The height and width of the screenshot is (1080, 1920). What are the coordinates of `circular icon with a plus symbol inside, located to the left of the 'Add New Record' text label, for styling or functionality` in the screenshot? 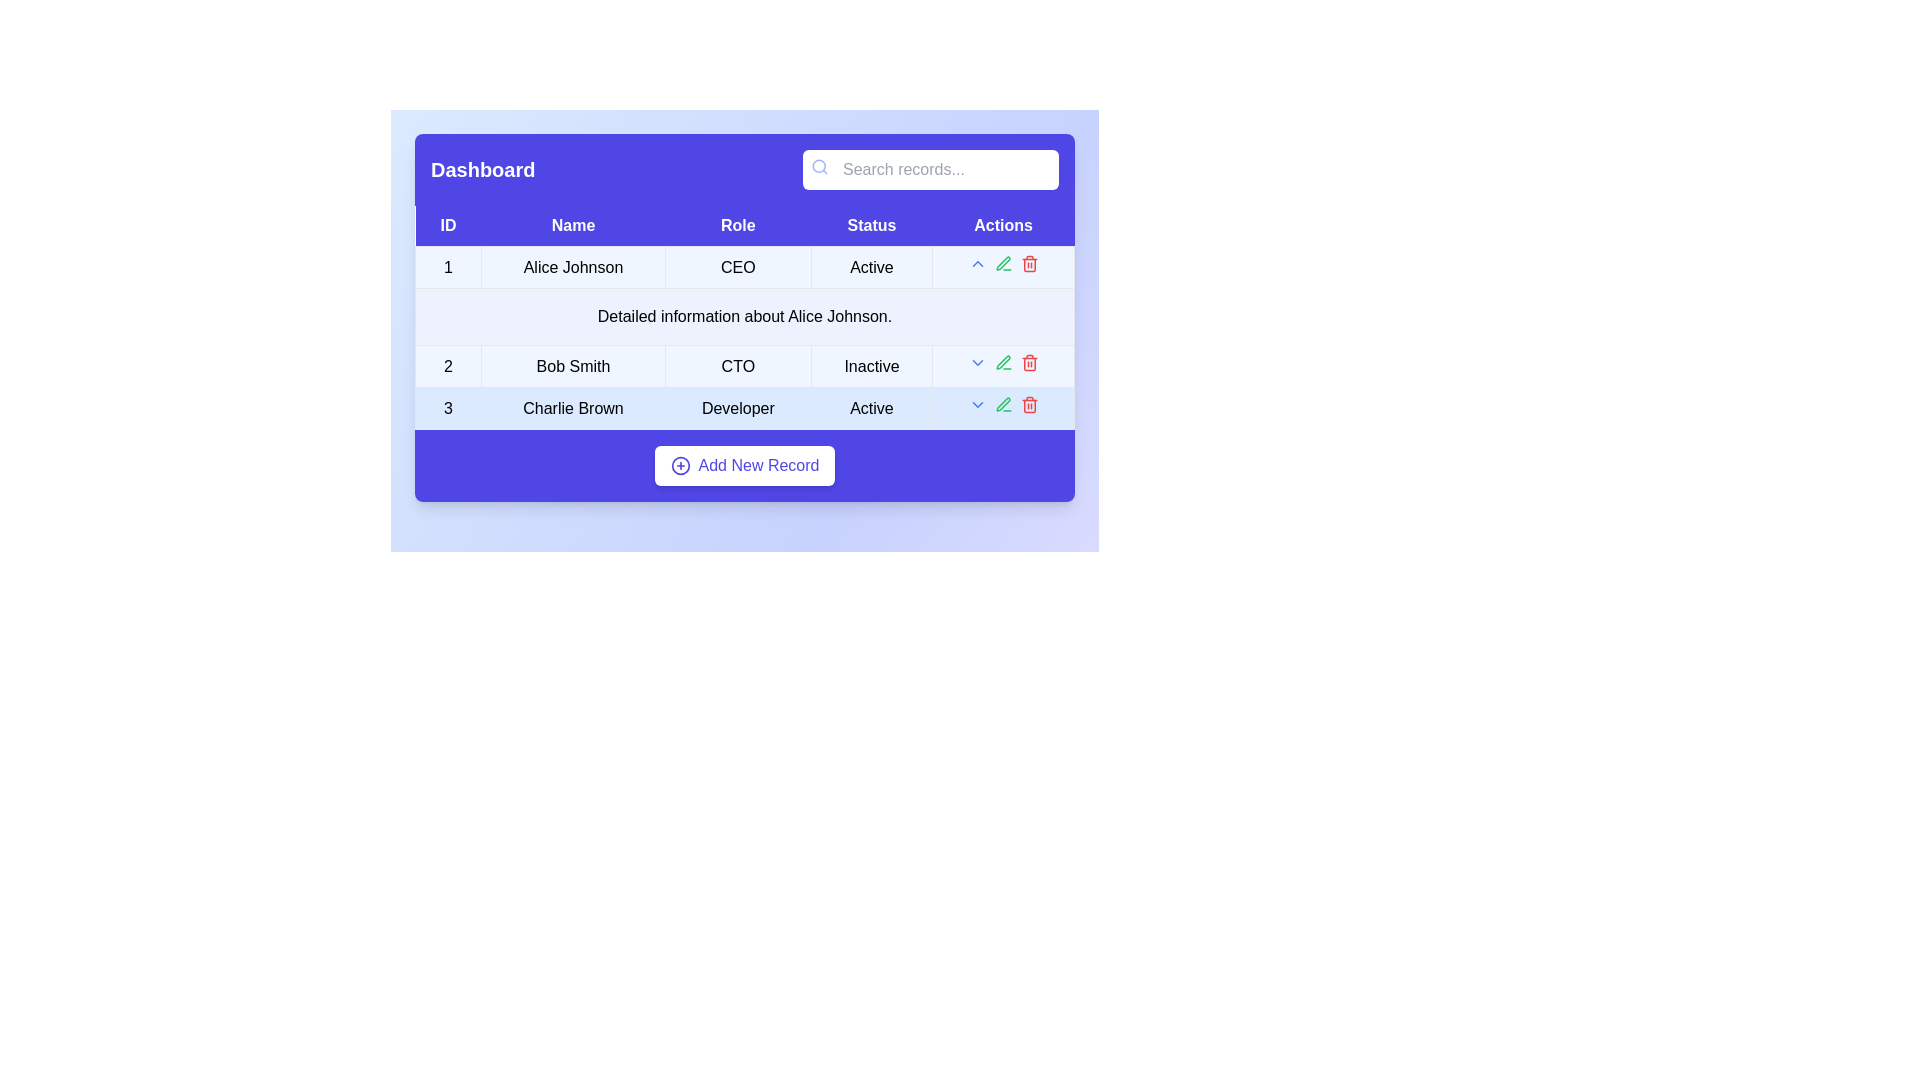 It's located at (680, 466).